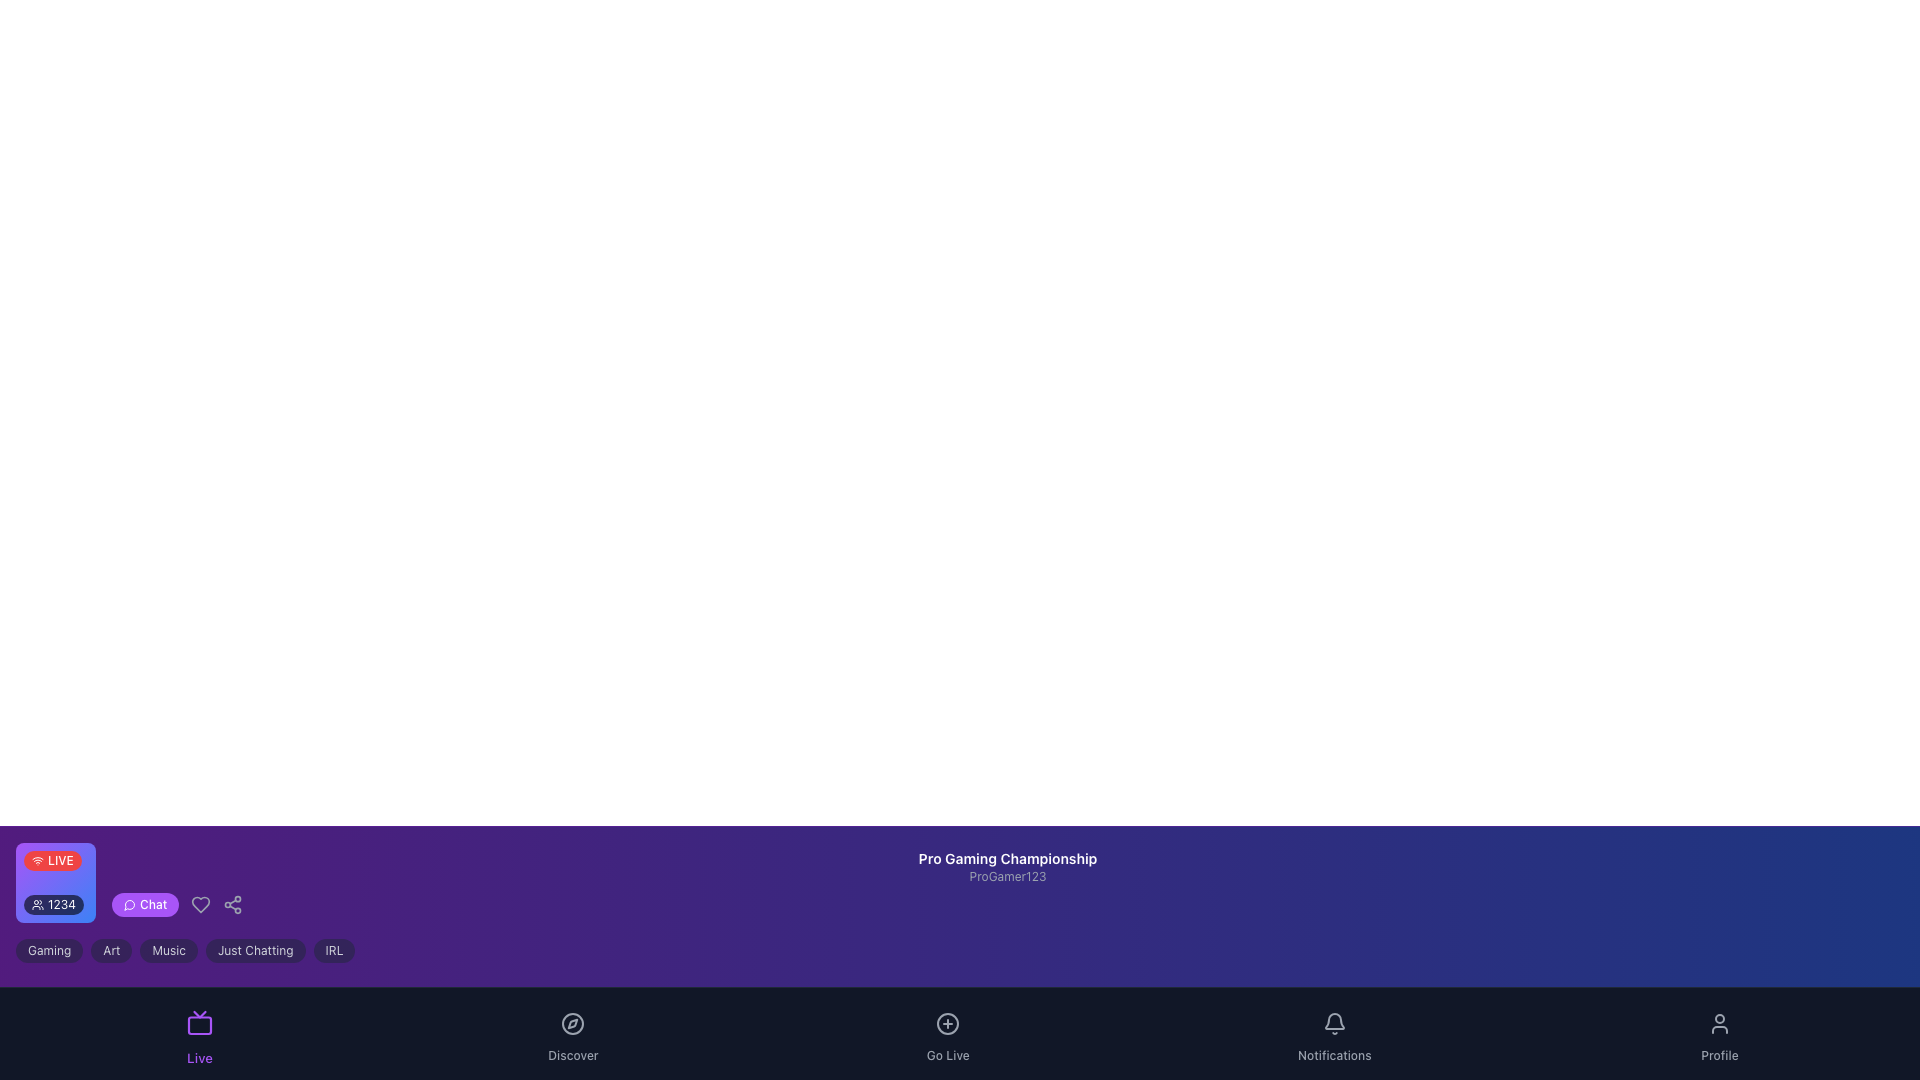  What do you see at coordinates (1334, 1023) in the screenshot?
I see `the notifications icon located centrally in the bottom navigation bar` at bounding box center [1334, 1023].